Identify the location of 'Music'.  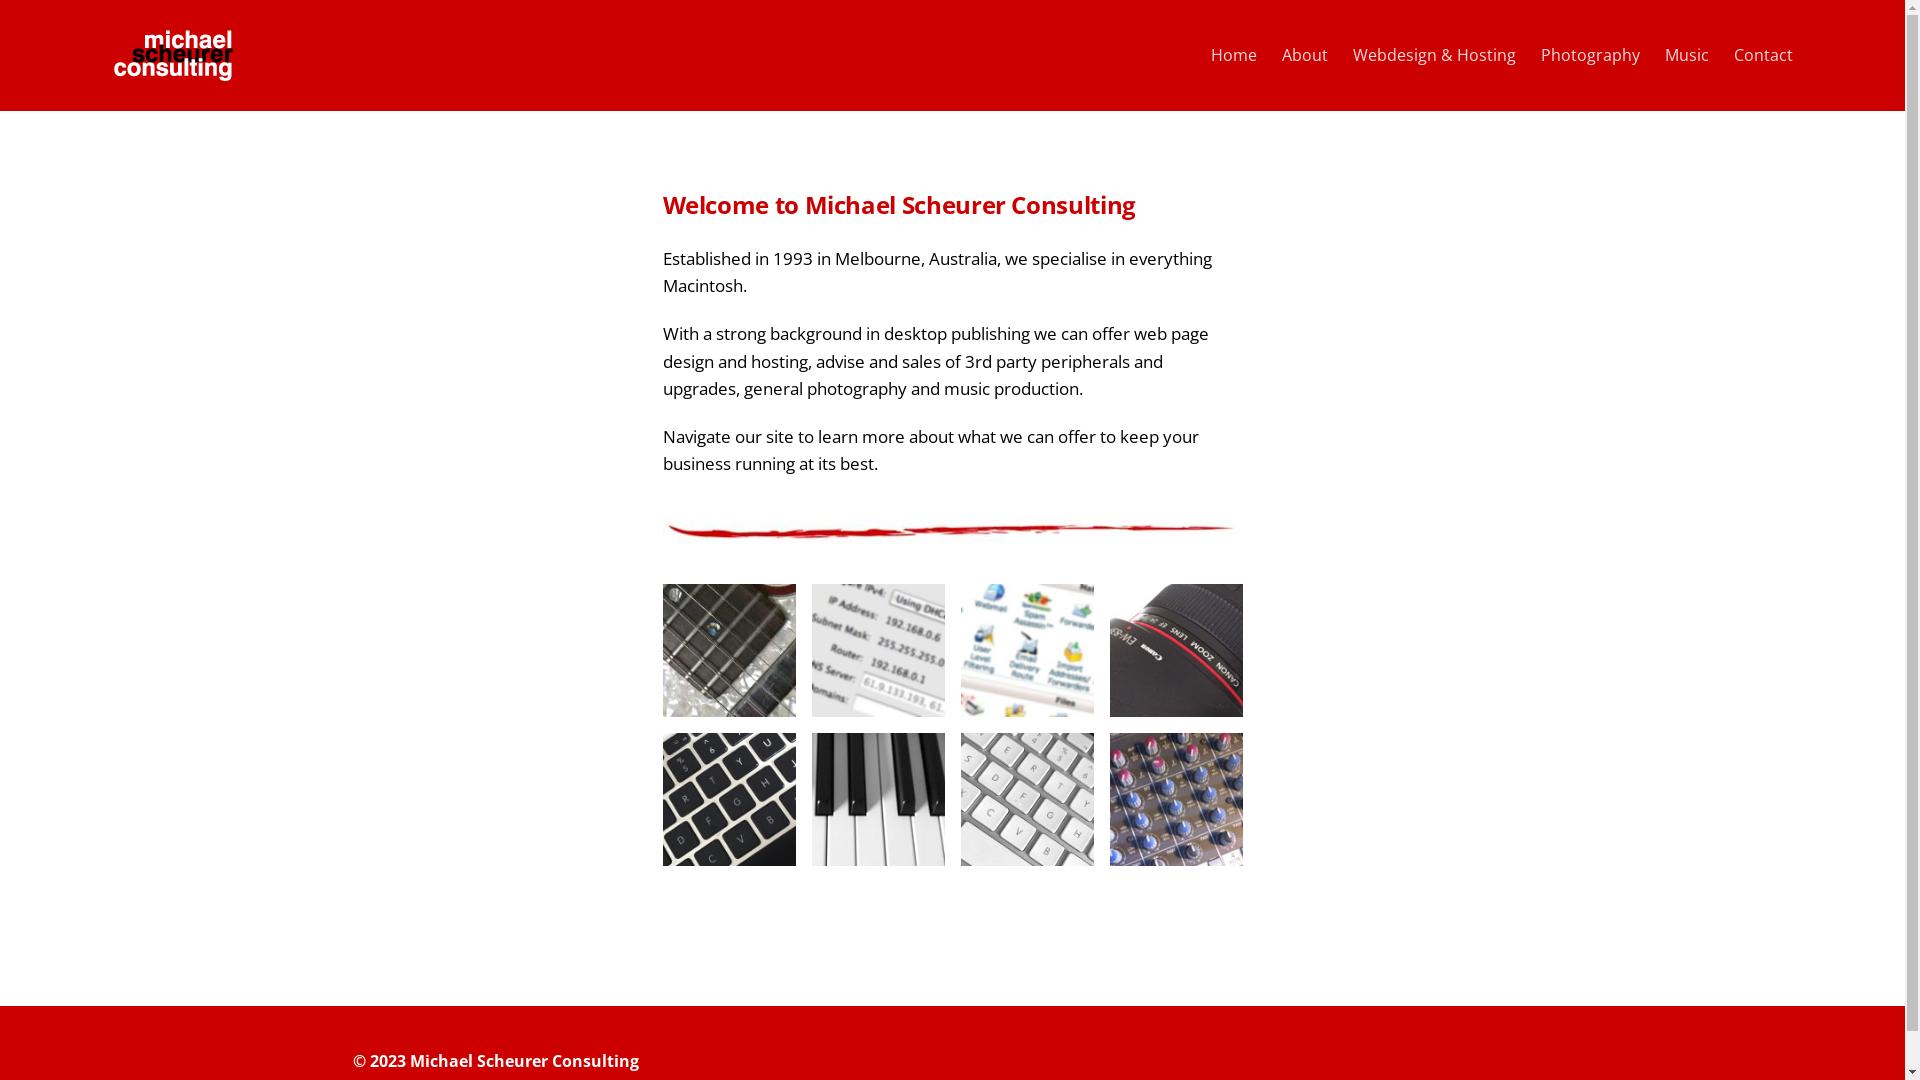
(1684, 54).